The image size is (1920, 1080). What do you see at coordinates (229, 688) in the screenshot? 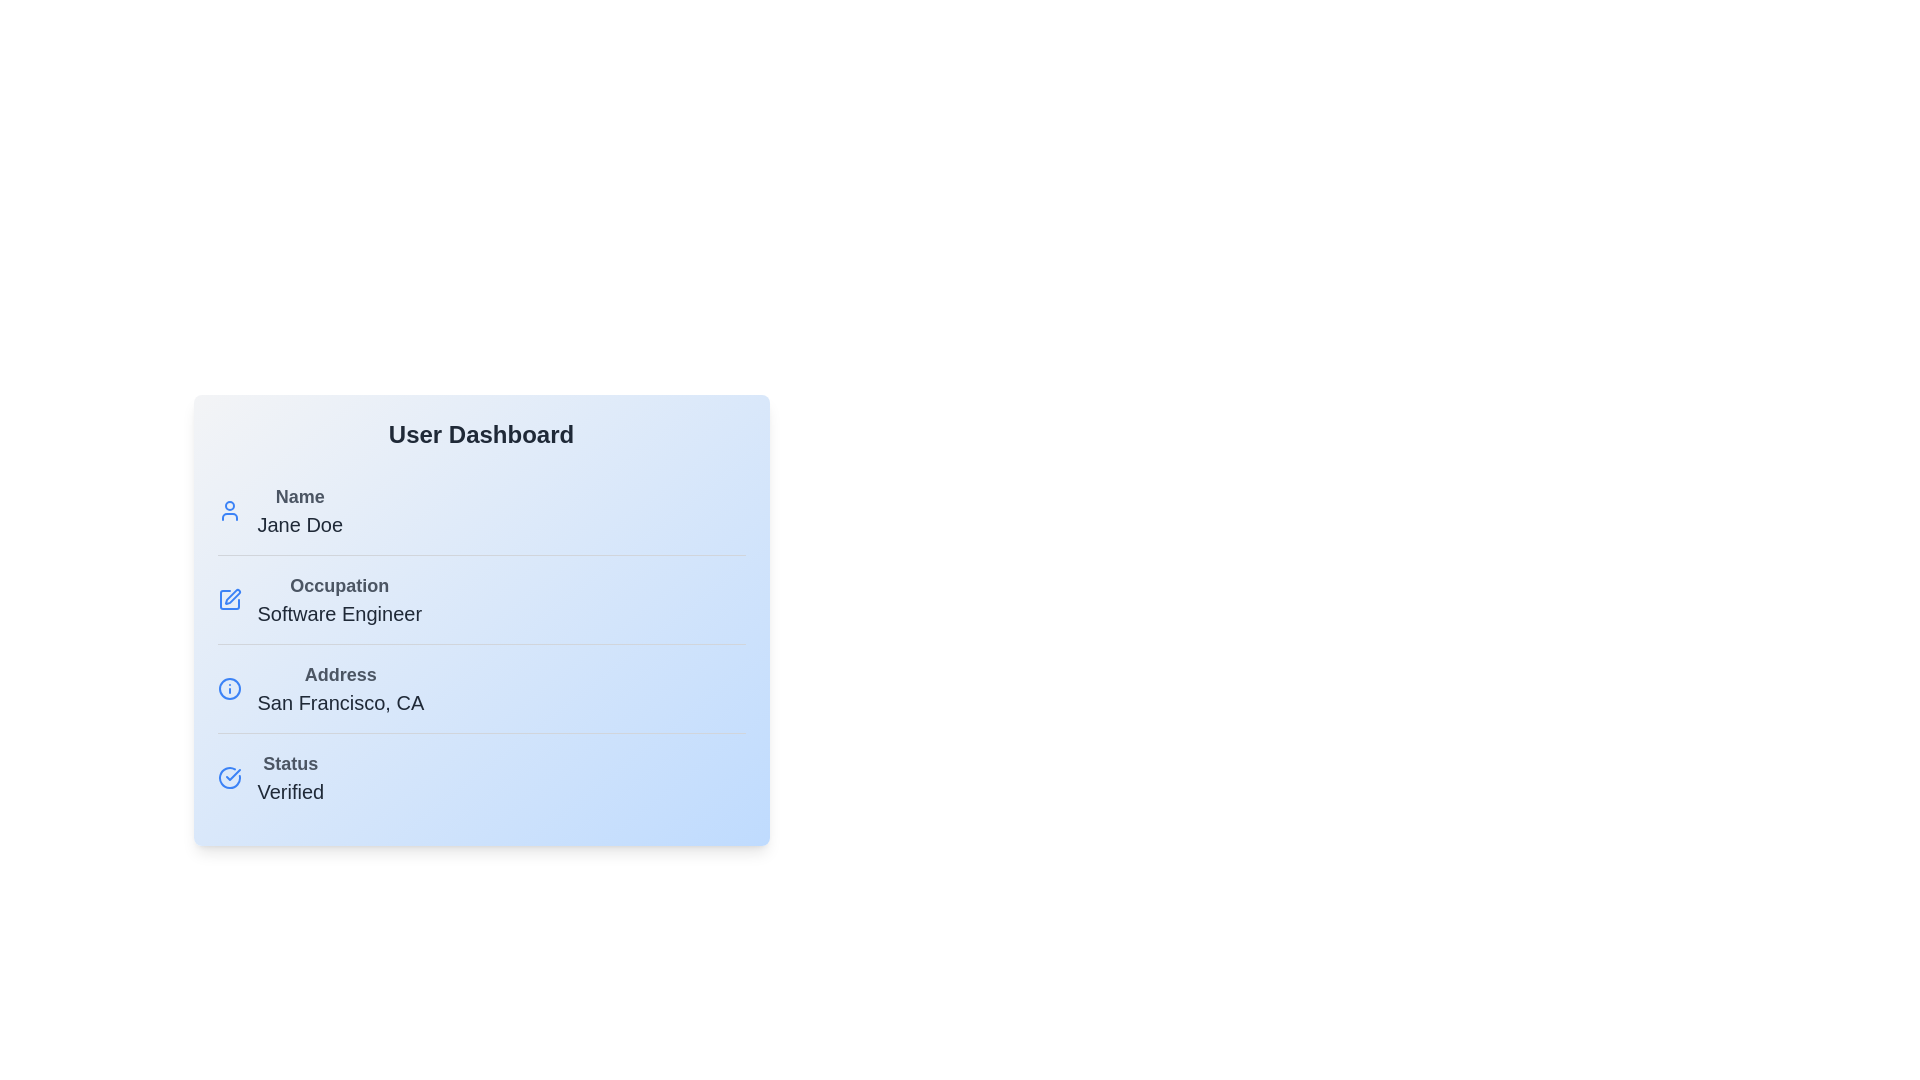
I see `the informational icon located on the left side of the 'Address' text row` at bounding box center [229, 688].